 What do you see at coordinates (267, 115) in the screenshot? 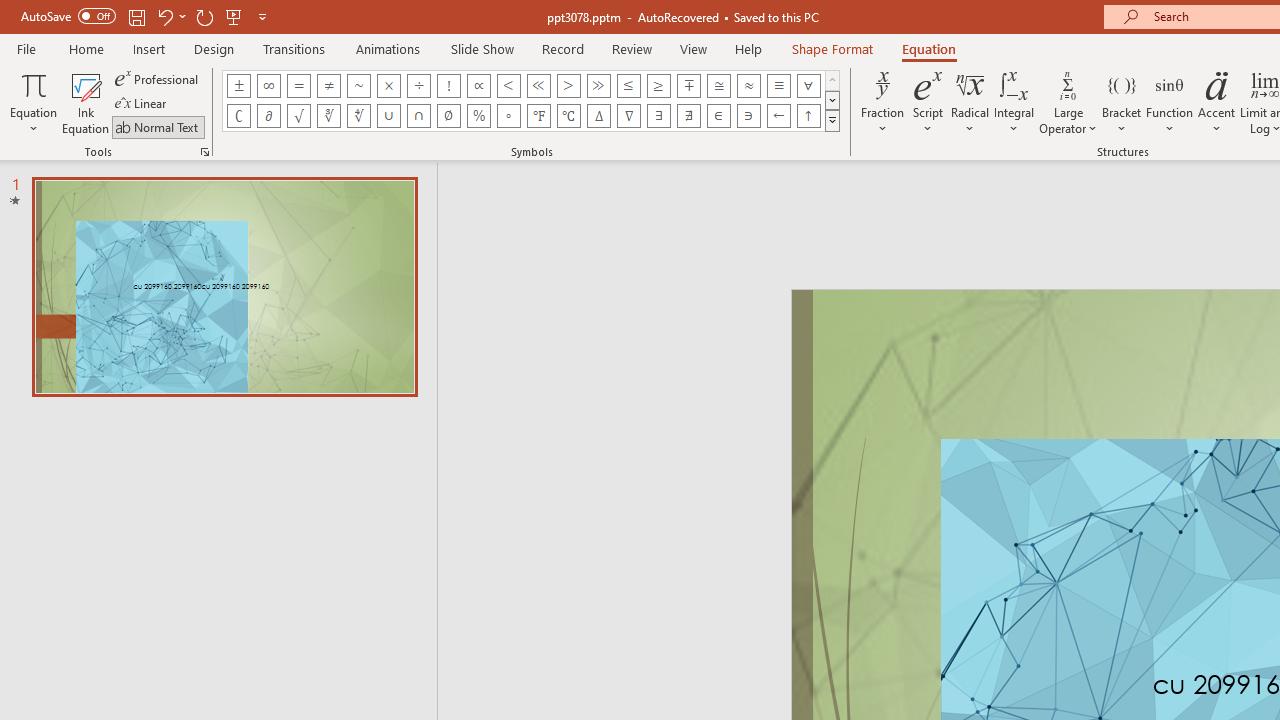
I see `'Equation Symbol Partial Differential'` at bounding box center [267, 115].